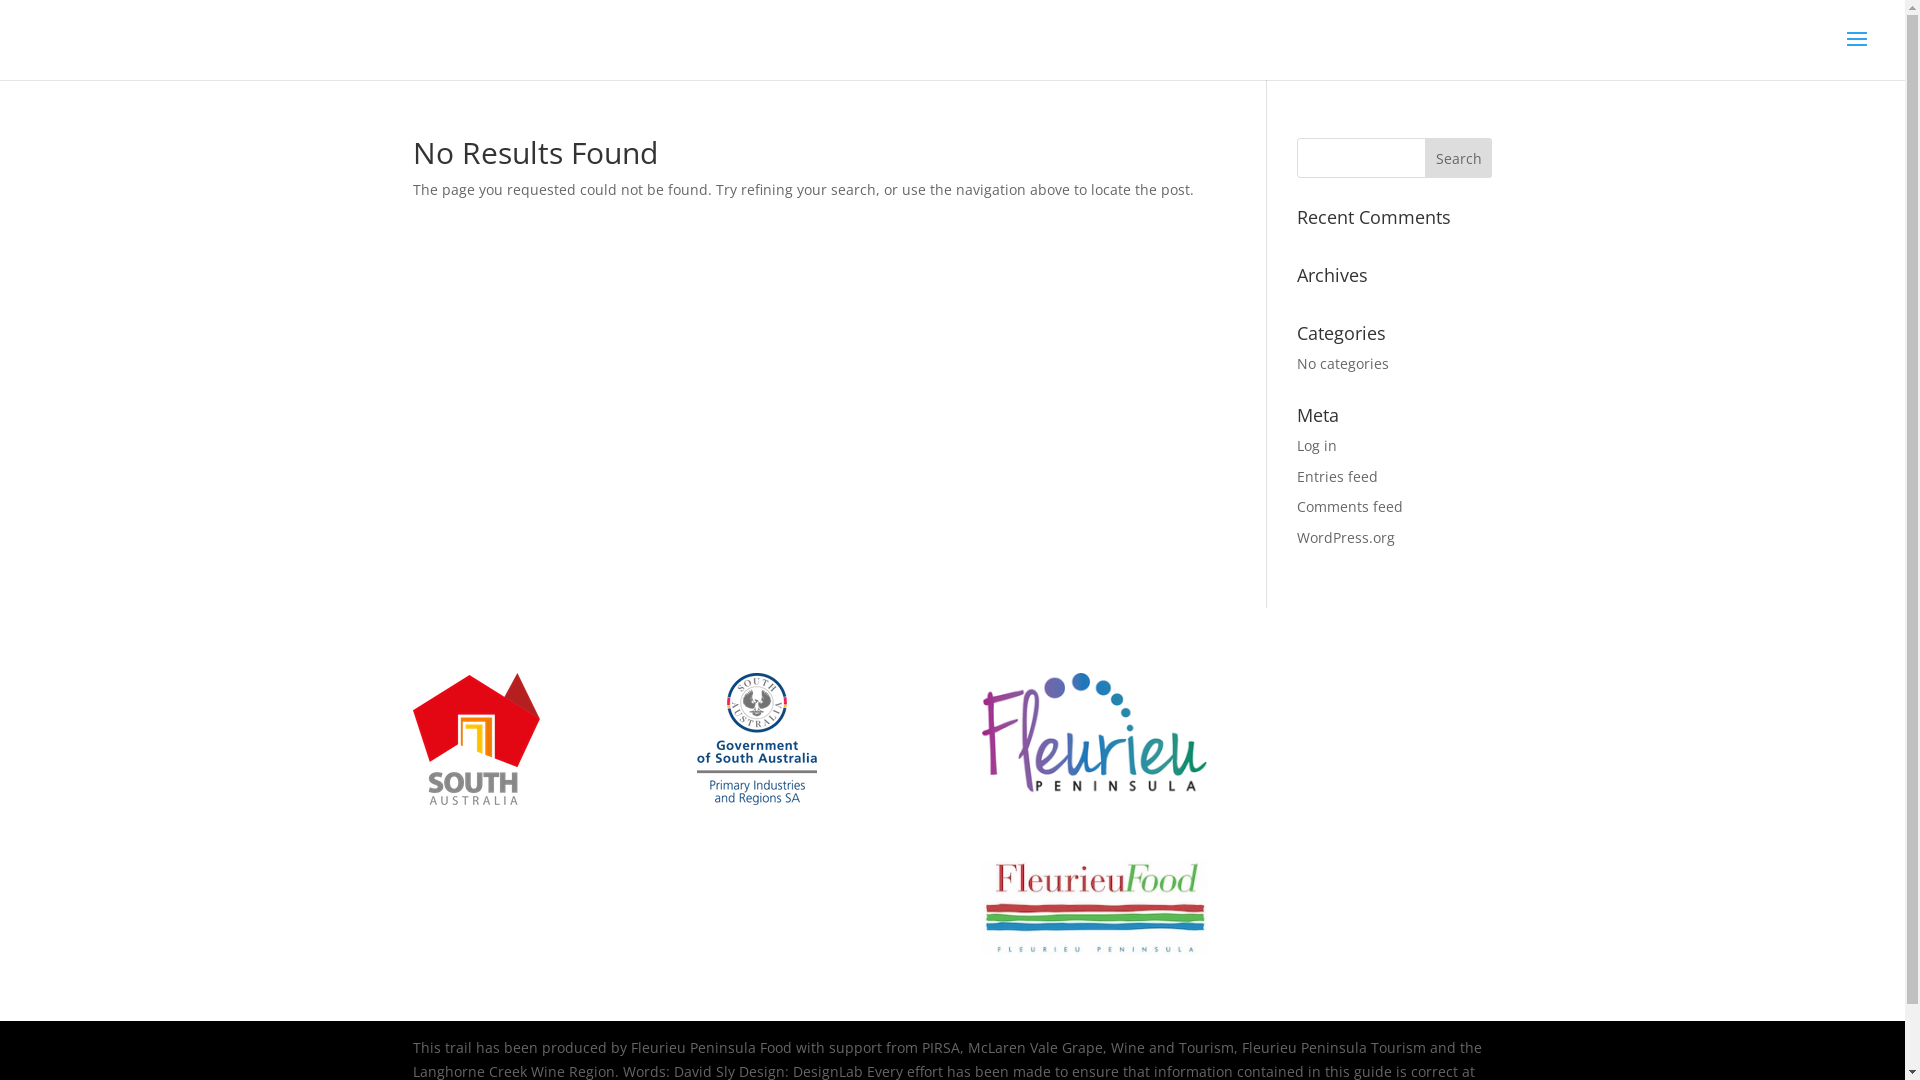  Describe the element at coordinates (1345, 536) in the screenshot. I see `'WordPress.org'` at that location.